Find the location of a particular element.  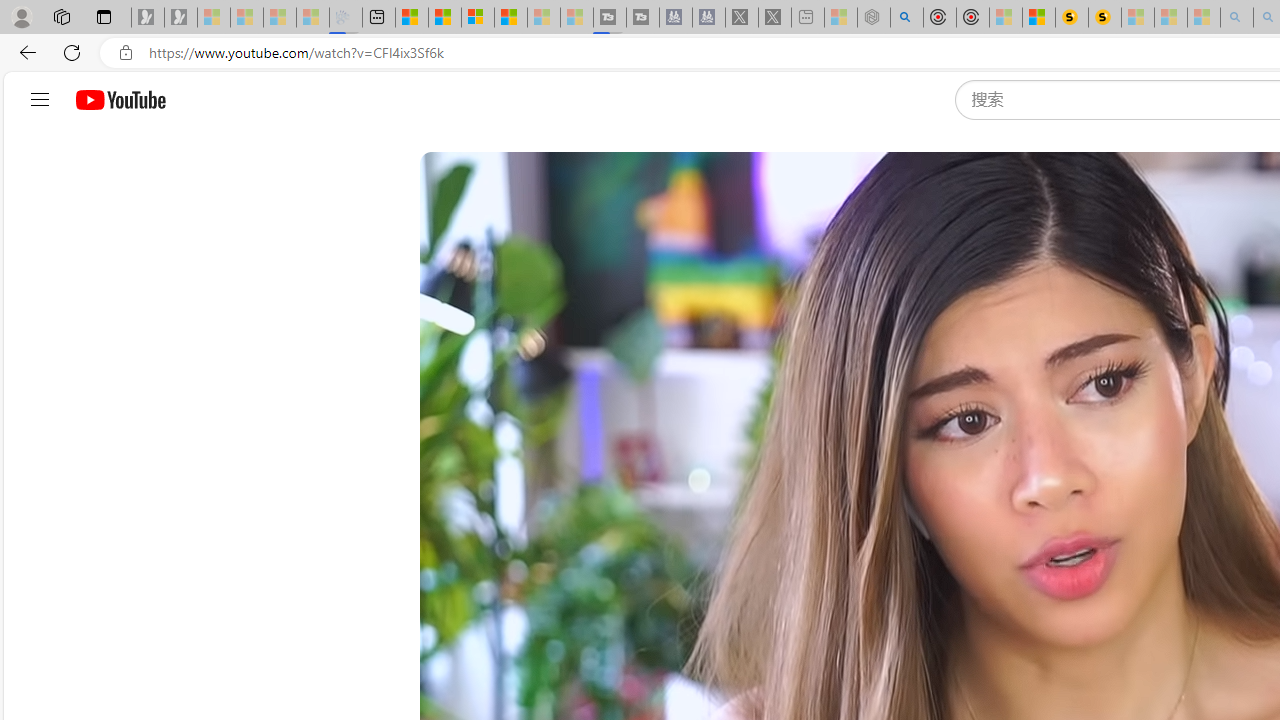

'Refresh' is located at coordinates (72, 51).